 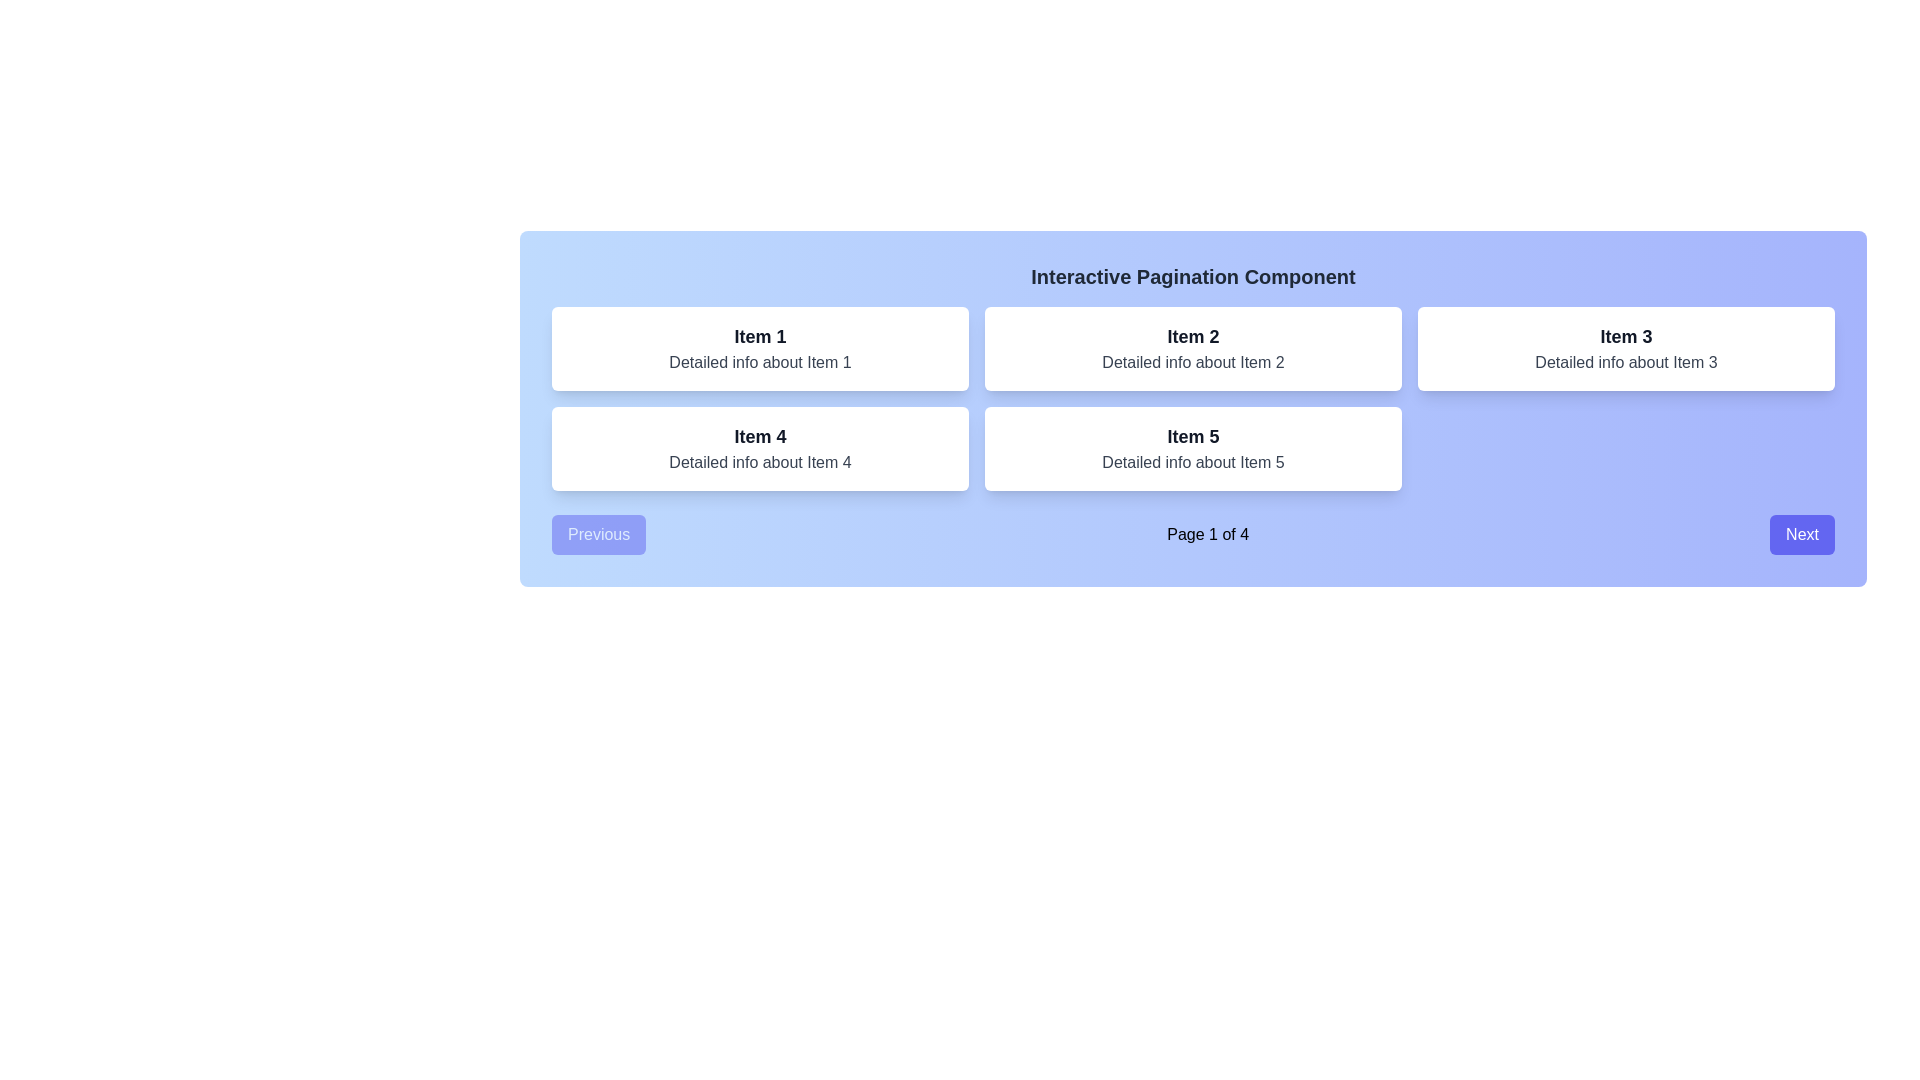 What do you see at coordinates (1802, 534) in the screenshot?
I see `the rectangular 'Next' button with a blue background and white text to observe any hover effects` at bounding box center [1802, 534].